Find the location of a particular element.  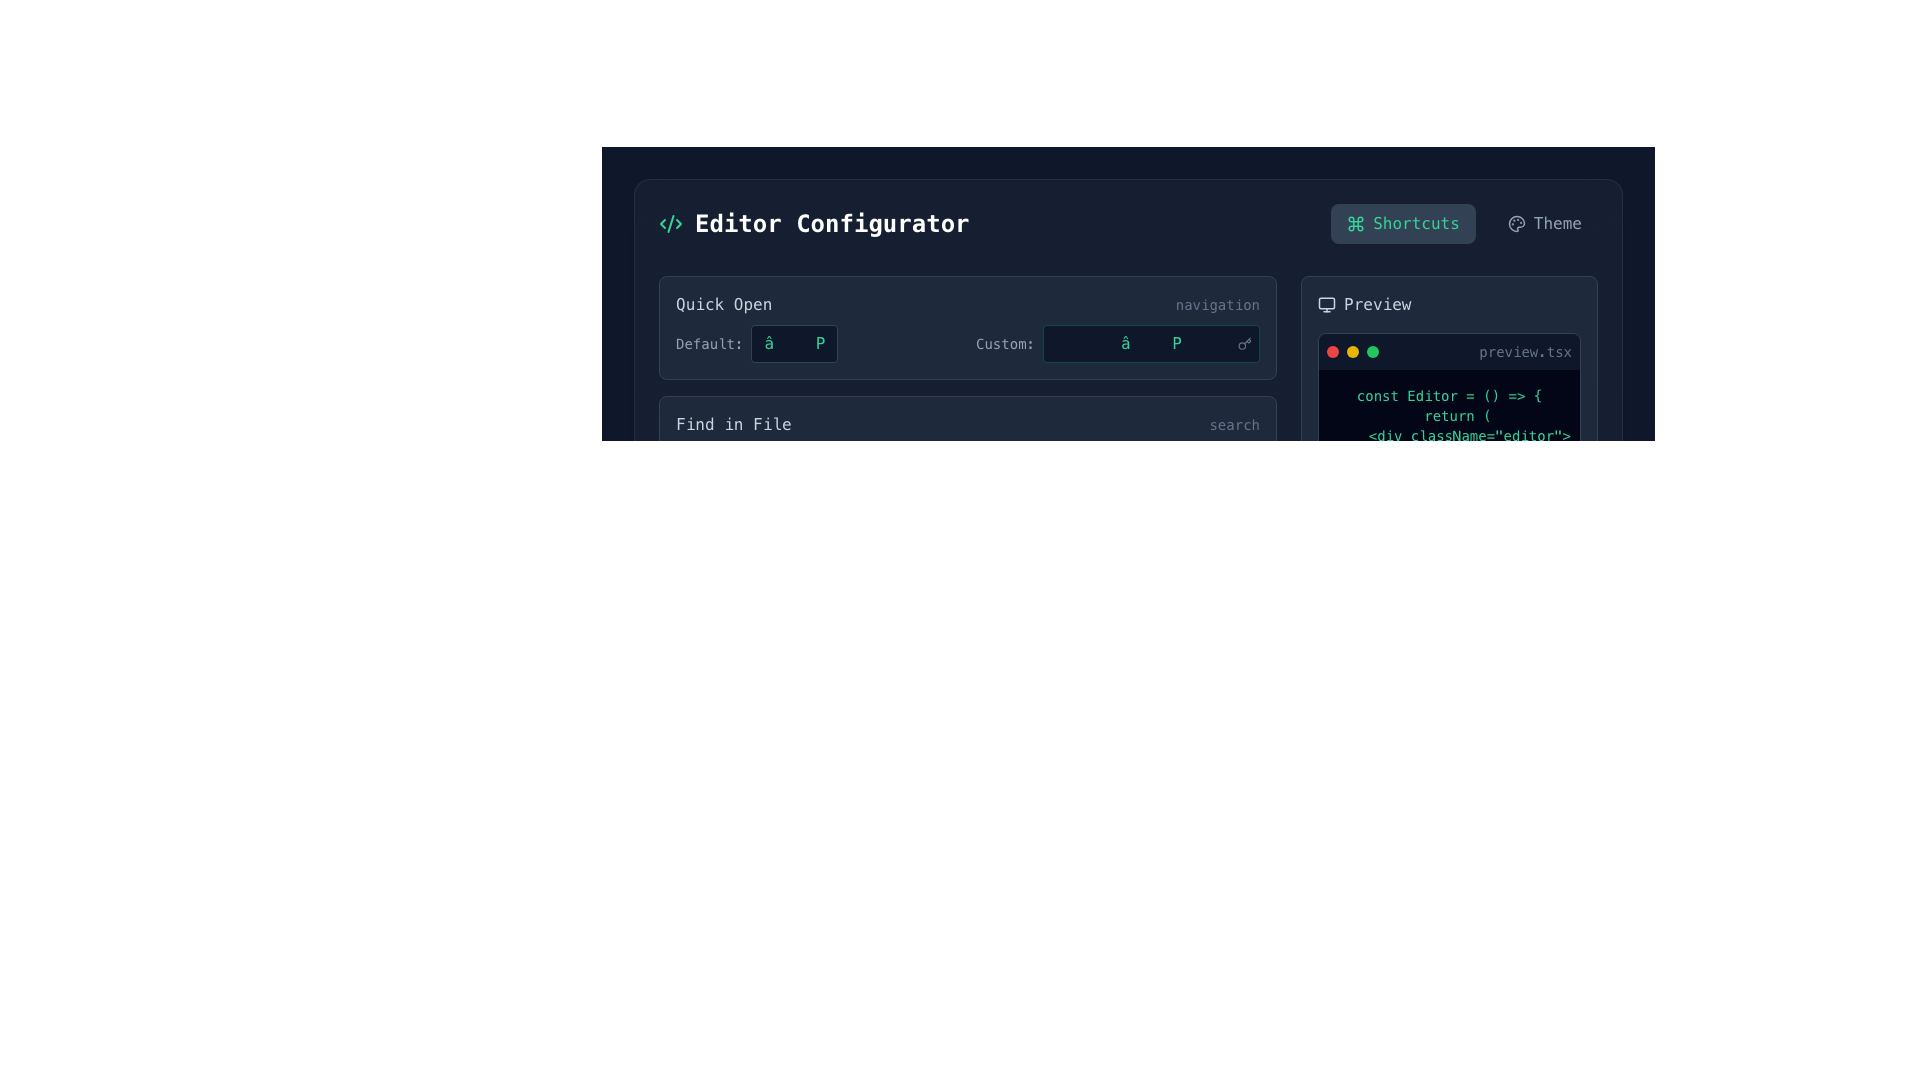

the 'Theme' button, which is a light gray button with a palette icon, located to the right of the 'Shortcuts' button in the upper-right corner of the interface is located at coordinates (1543, 223).